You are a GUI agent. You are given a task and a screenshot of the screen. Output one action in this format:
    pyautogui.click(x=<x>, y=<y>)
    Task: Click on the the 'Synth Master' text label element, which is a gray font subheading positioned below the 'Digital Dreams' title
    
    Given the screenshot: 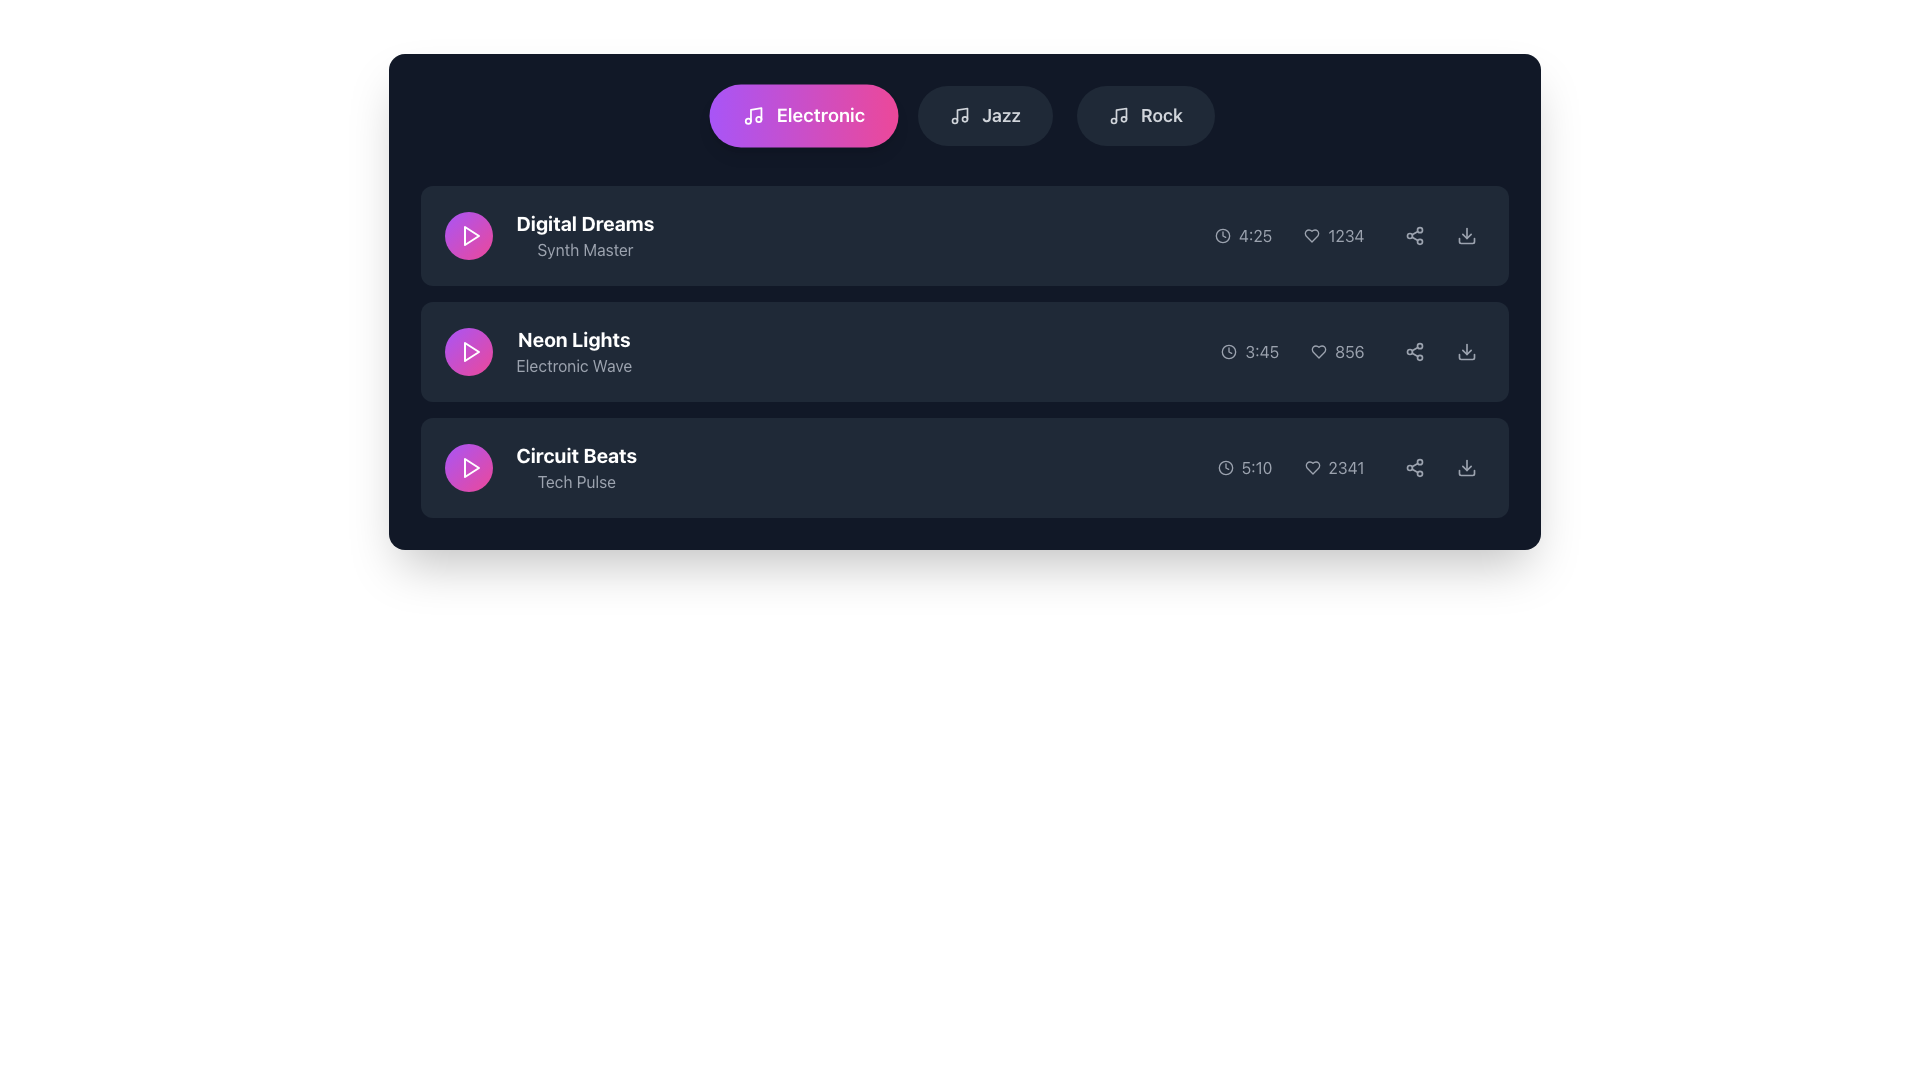 What is the action you would take?
    pyautogui.click(x=584, y=249)
    